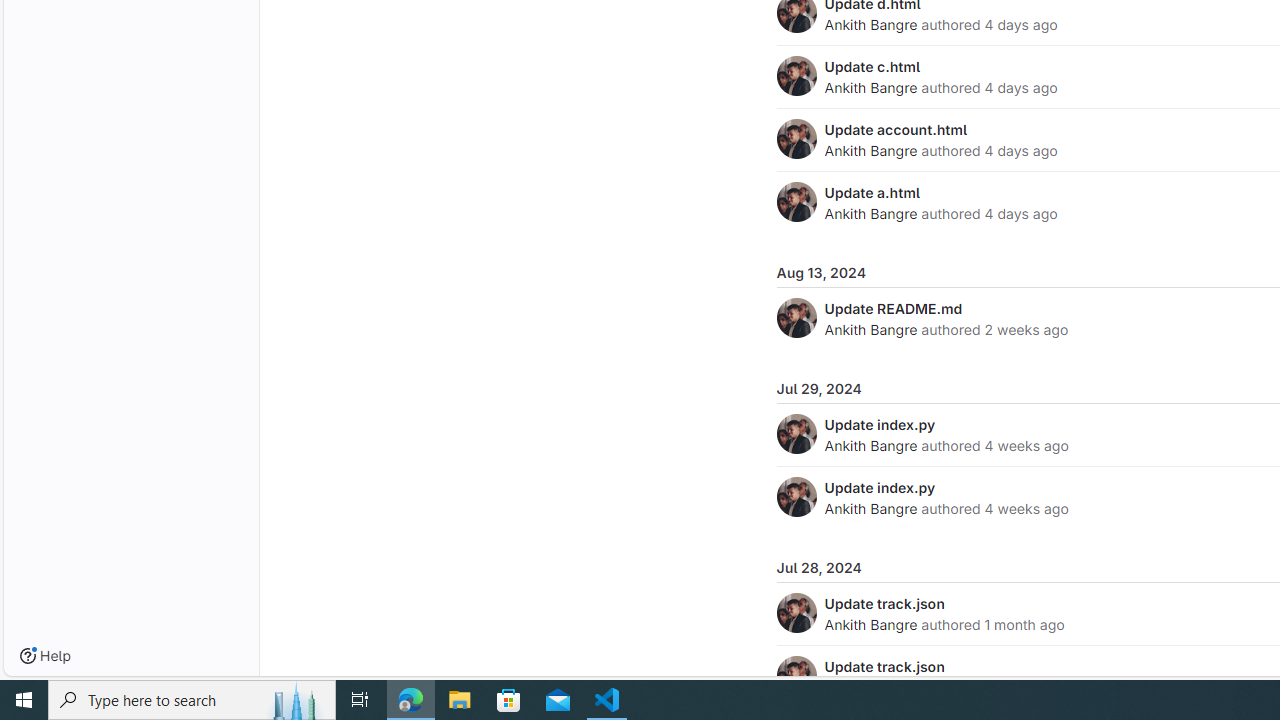 This screenshot has width=1280, height=720. I want to click on 'Update c.html', so click(872, 65).